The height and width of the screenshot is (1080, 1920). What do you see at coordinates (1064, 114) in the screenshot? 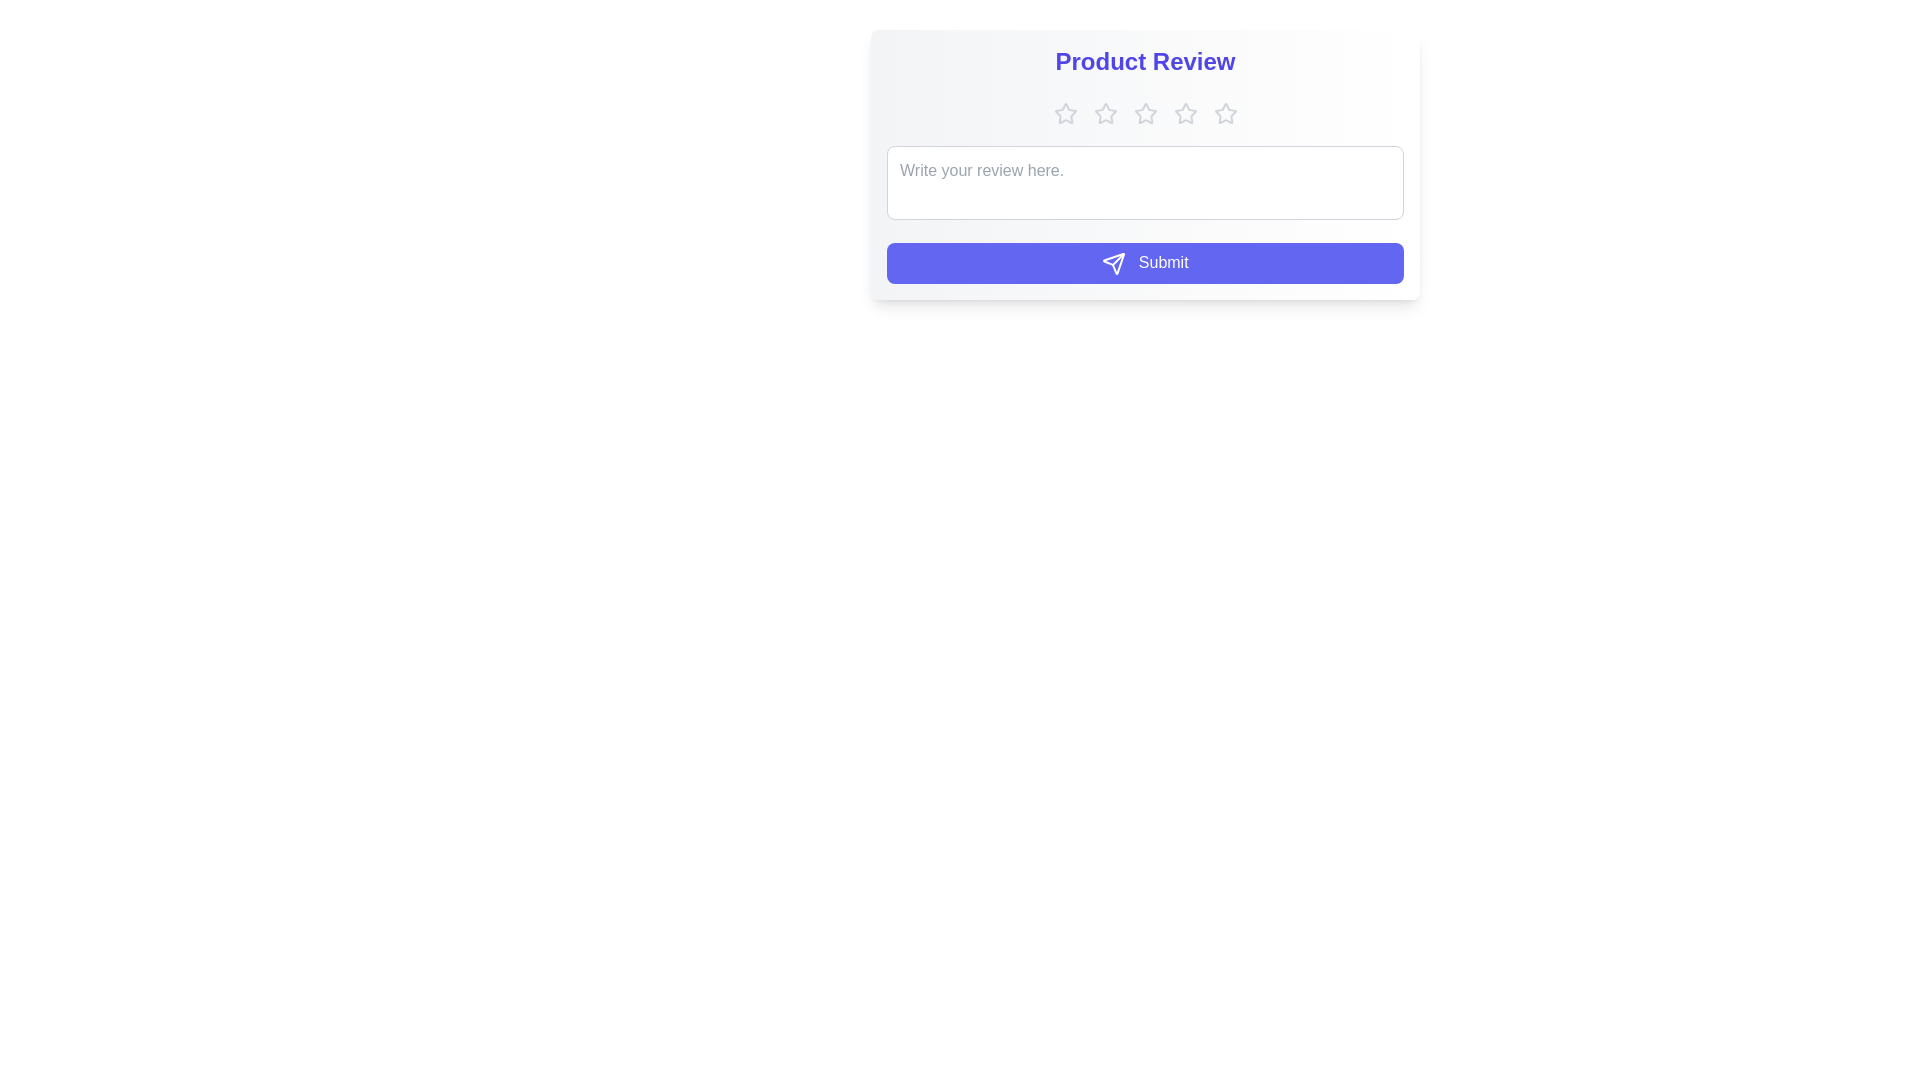
I see `the product rating to 1 stars by clicking on the respective star` at bounding box center [1064, 114].